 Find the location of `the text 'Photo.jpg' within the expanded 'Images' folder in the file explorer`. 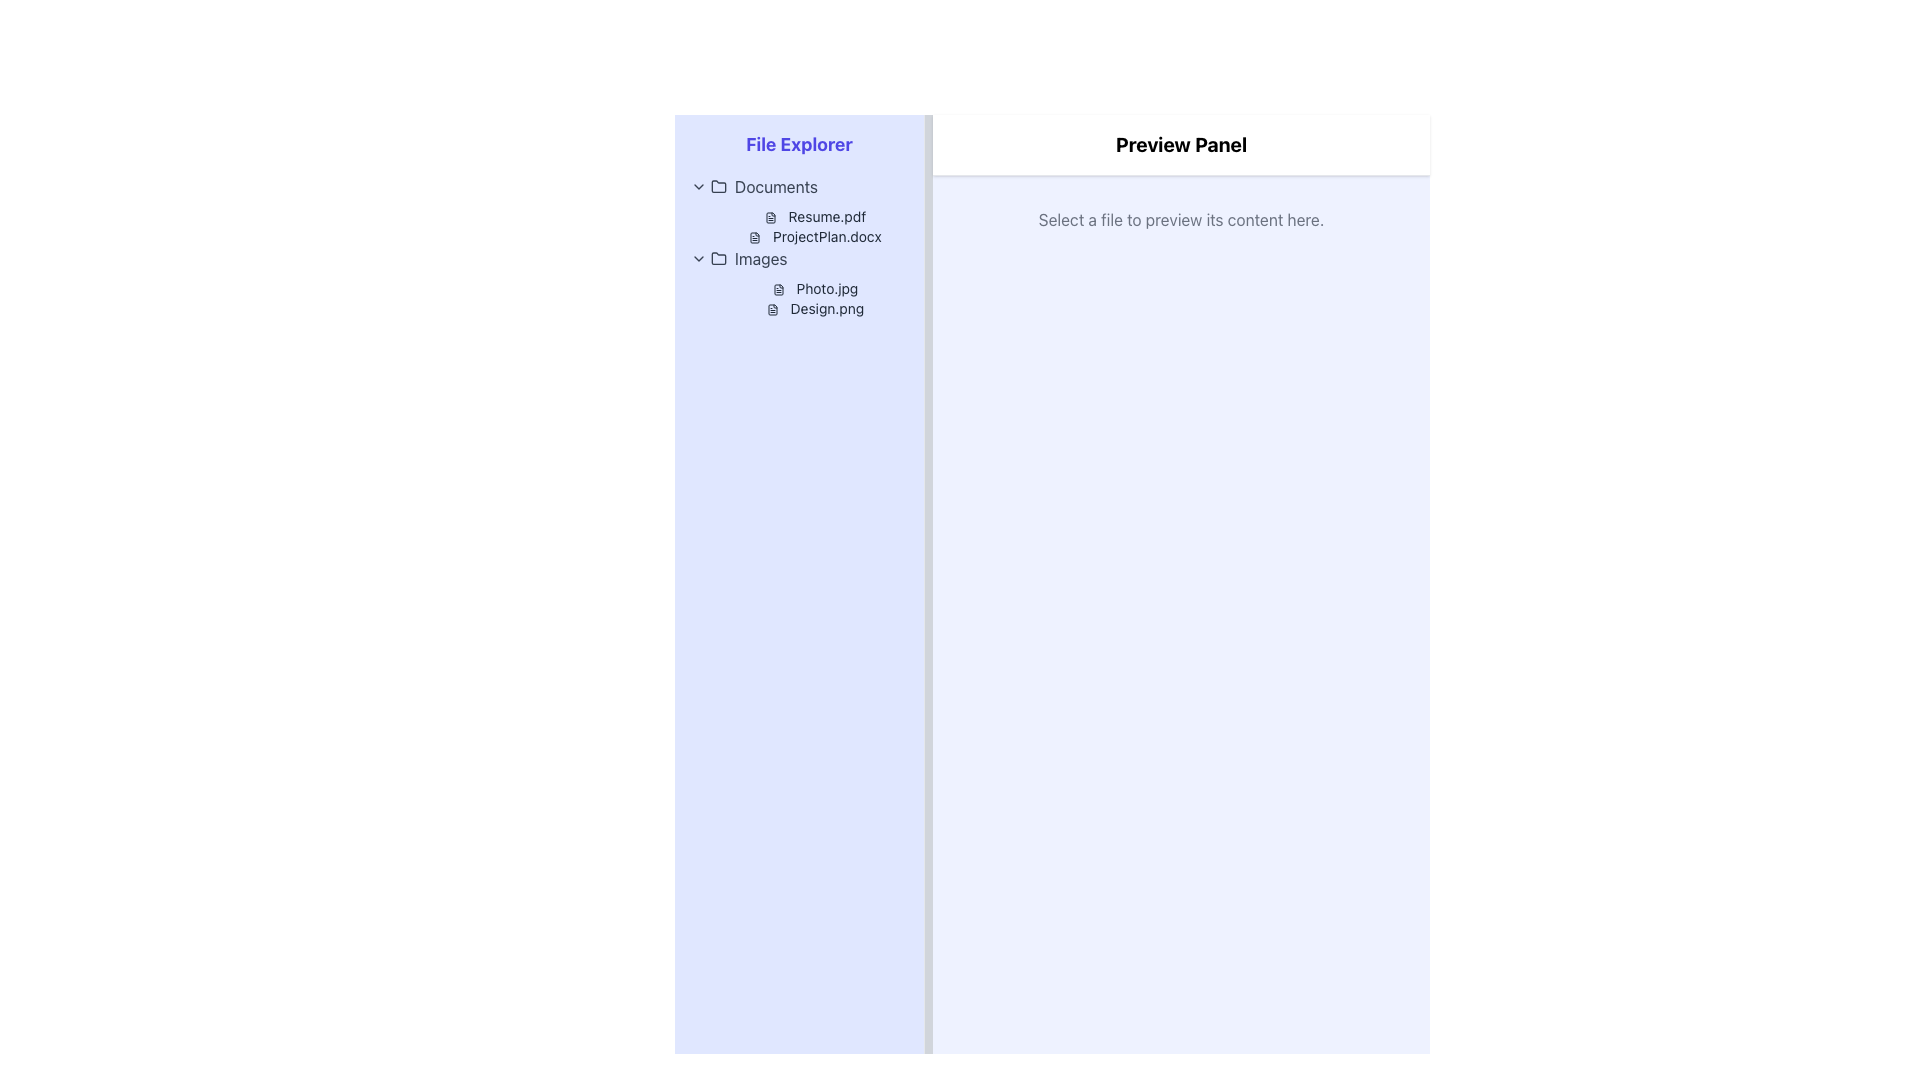

the text 'Photo.jpg' within the expanded 'Images' folder in the file explorer is located at coordinates (798, 282).